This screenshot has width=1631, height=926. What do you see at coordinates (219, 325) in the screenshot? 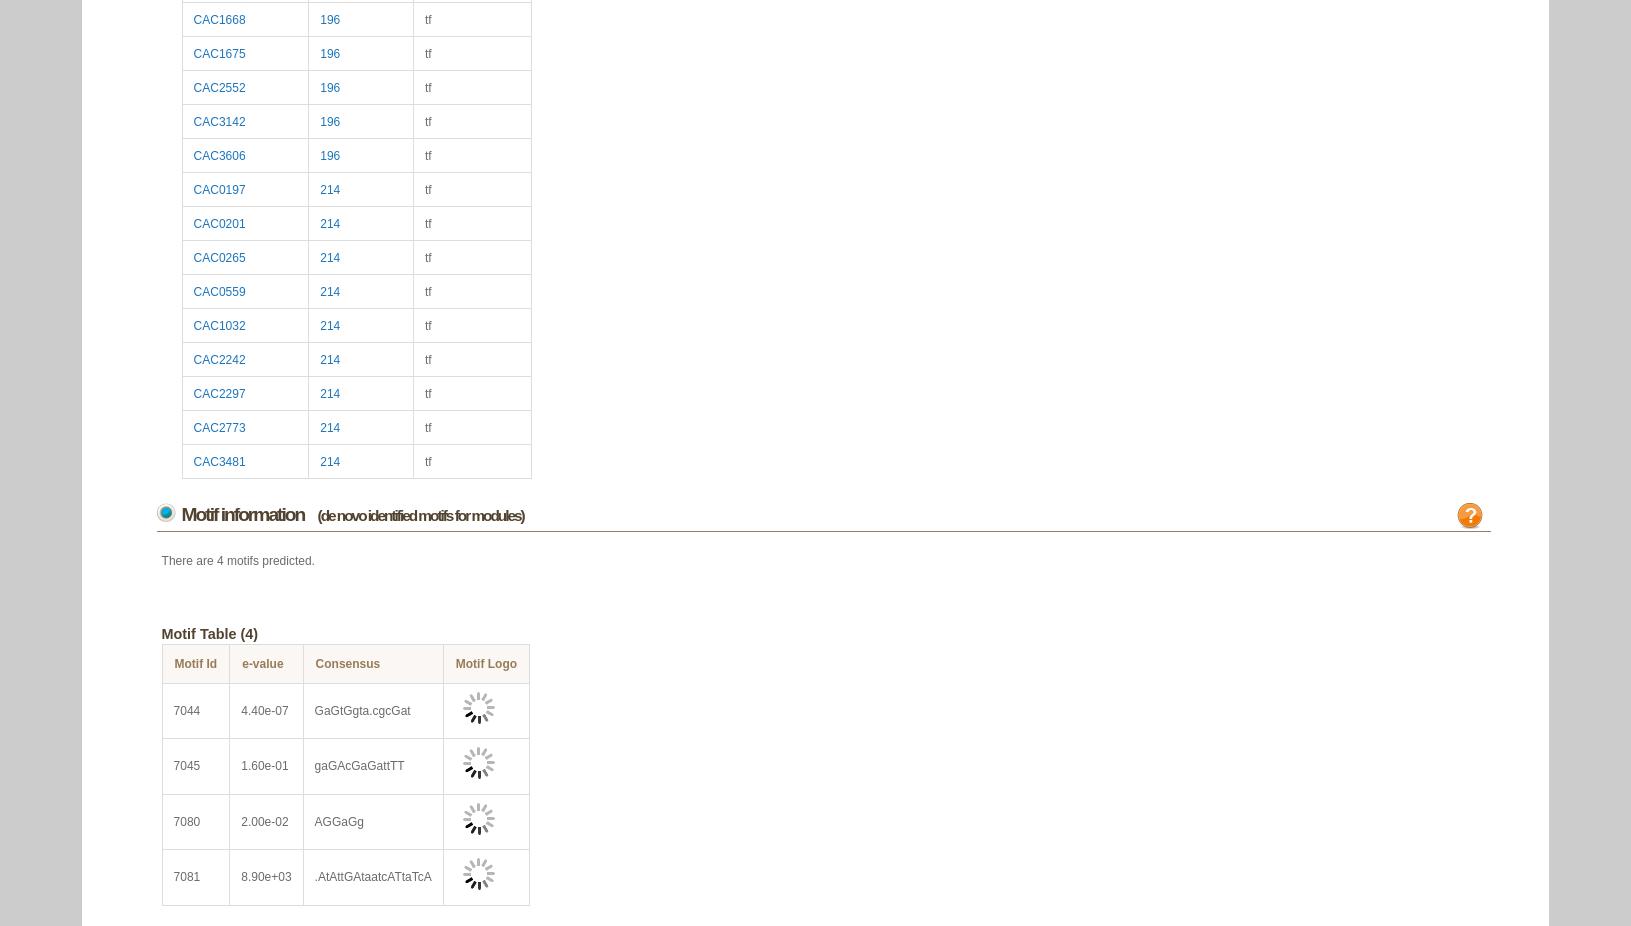
I see `'CAC1032'` at bounding box center [219, 325].